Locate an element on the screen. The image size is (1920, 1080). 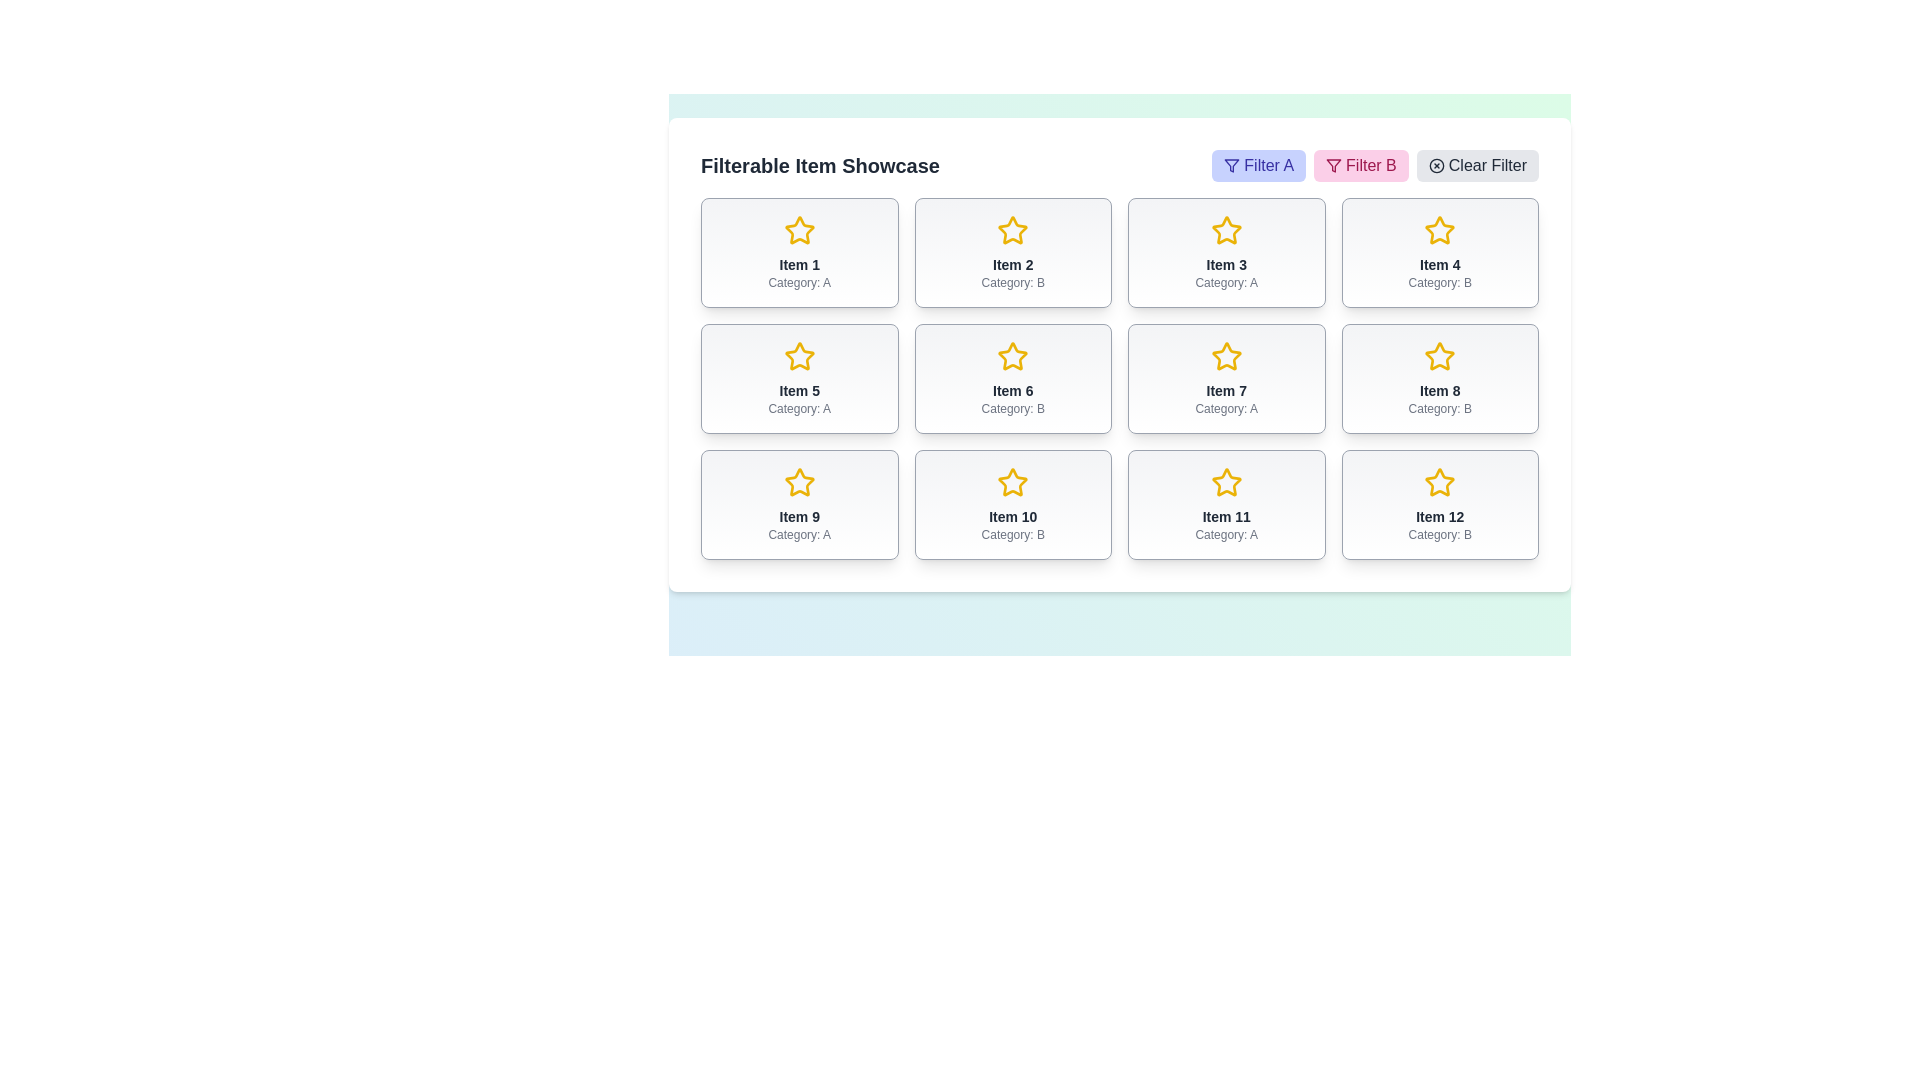
the eleventh item in the filterable showcase grid, located in the bottom row, second column from the right is located at coordinates (1225, 504).